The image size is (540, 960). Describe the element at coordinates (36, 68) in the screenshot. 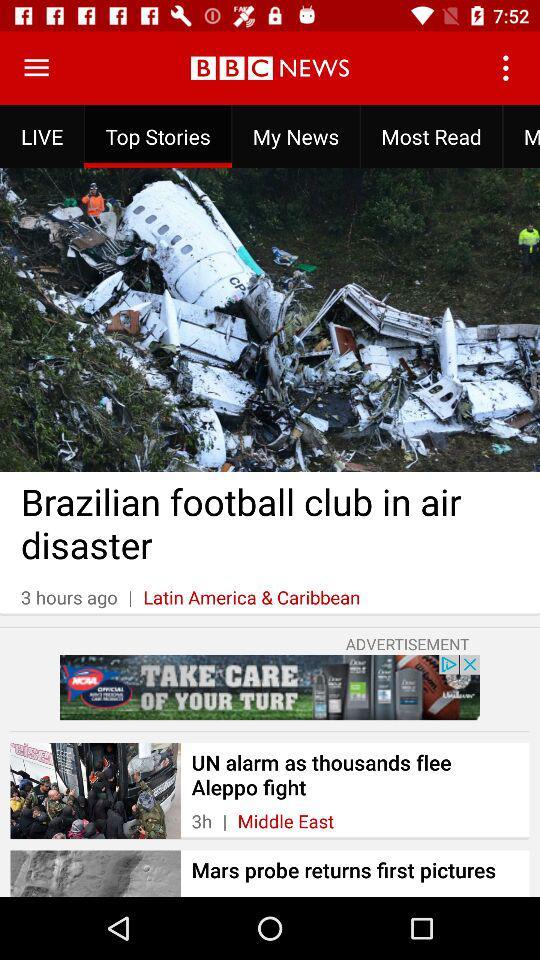

I see `menu` at that location.